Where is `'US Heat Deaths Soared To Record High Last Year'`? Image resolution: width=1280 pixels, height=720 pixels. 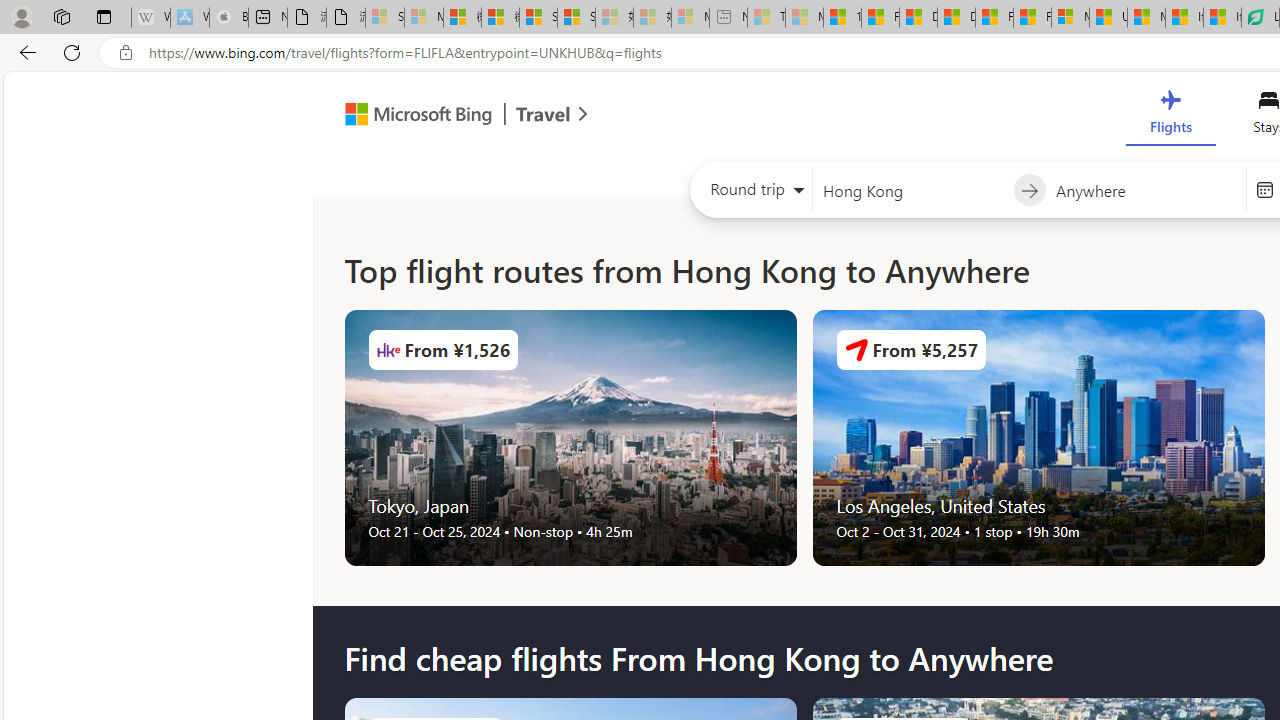 'US Heat Deaths Soared To Record High Last Year' is located at coordinates (1108, 17).